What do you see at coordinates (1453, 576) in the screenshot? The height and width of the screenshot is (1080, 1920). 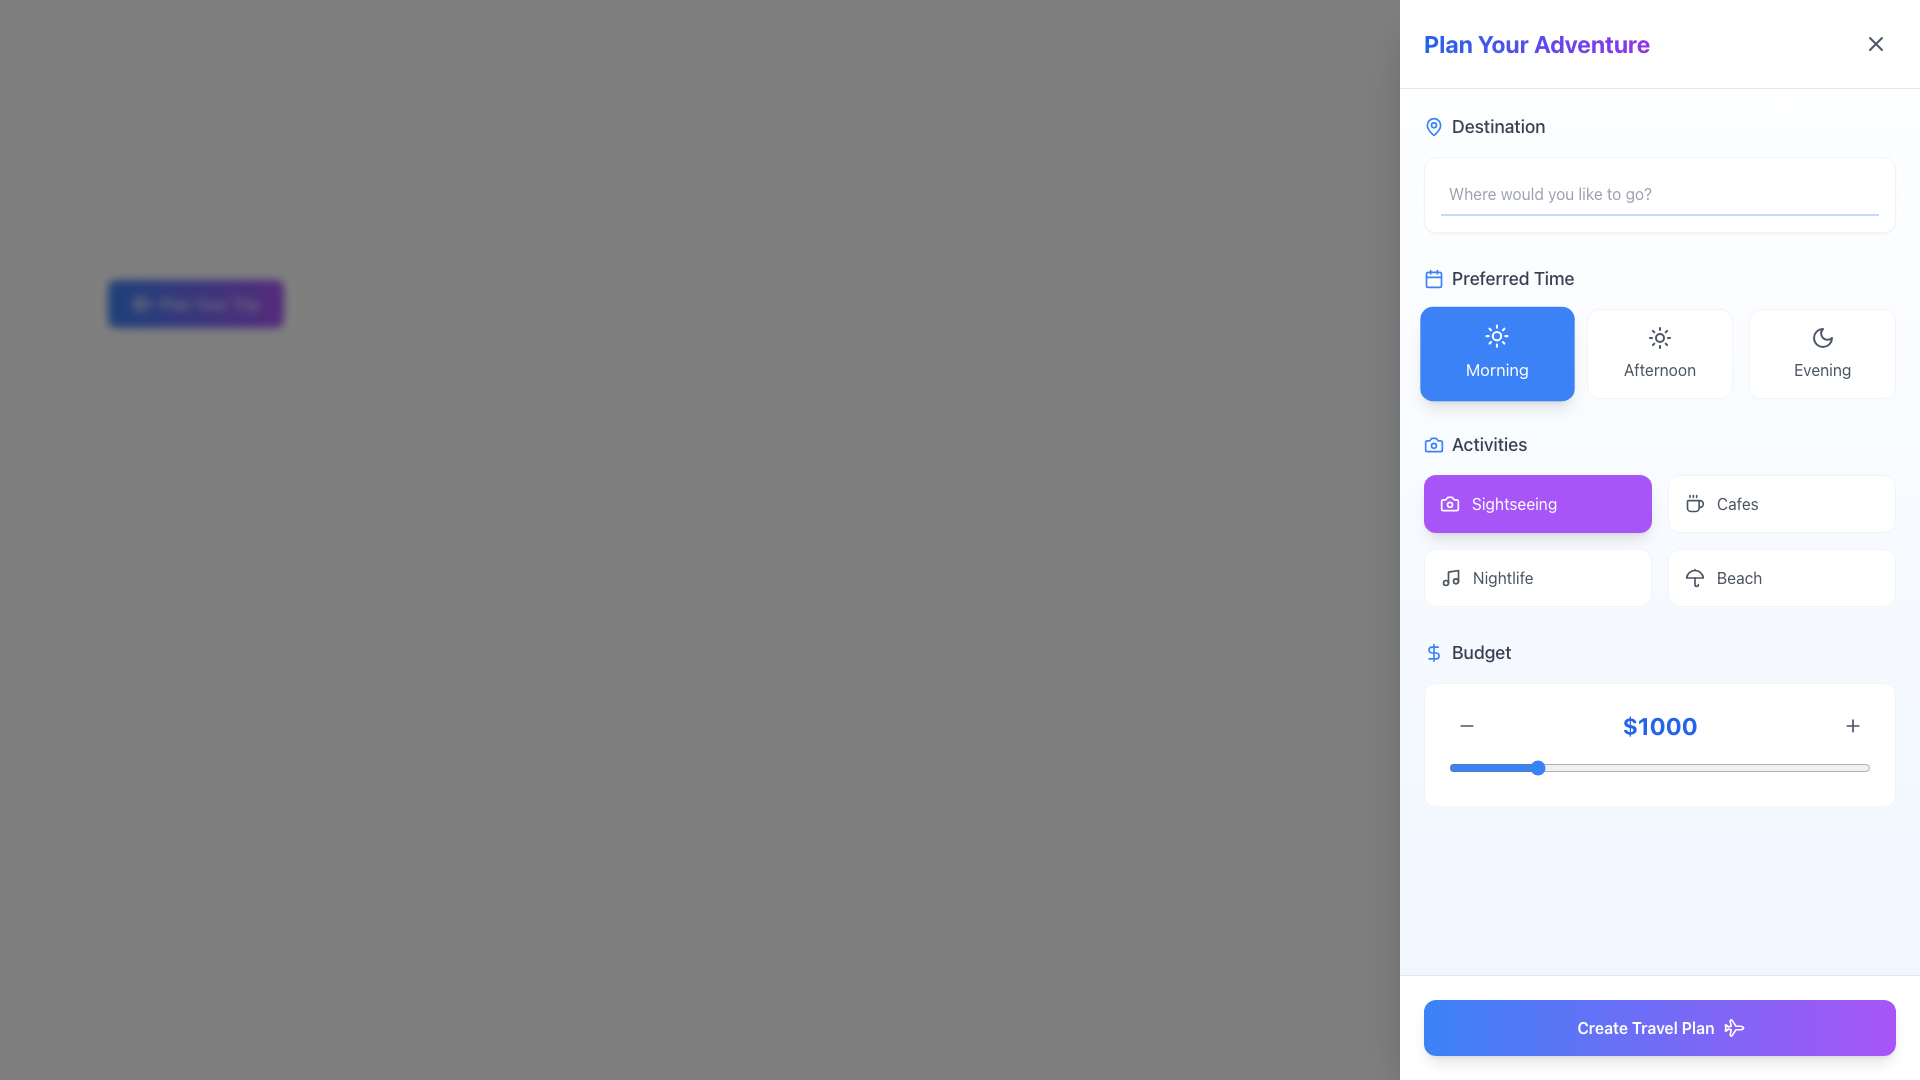 I see `black music-related icon segment located in the right sidebar of the interface within the 'Activities' section for debugging purposes` at bounding box center [1453, 576].